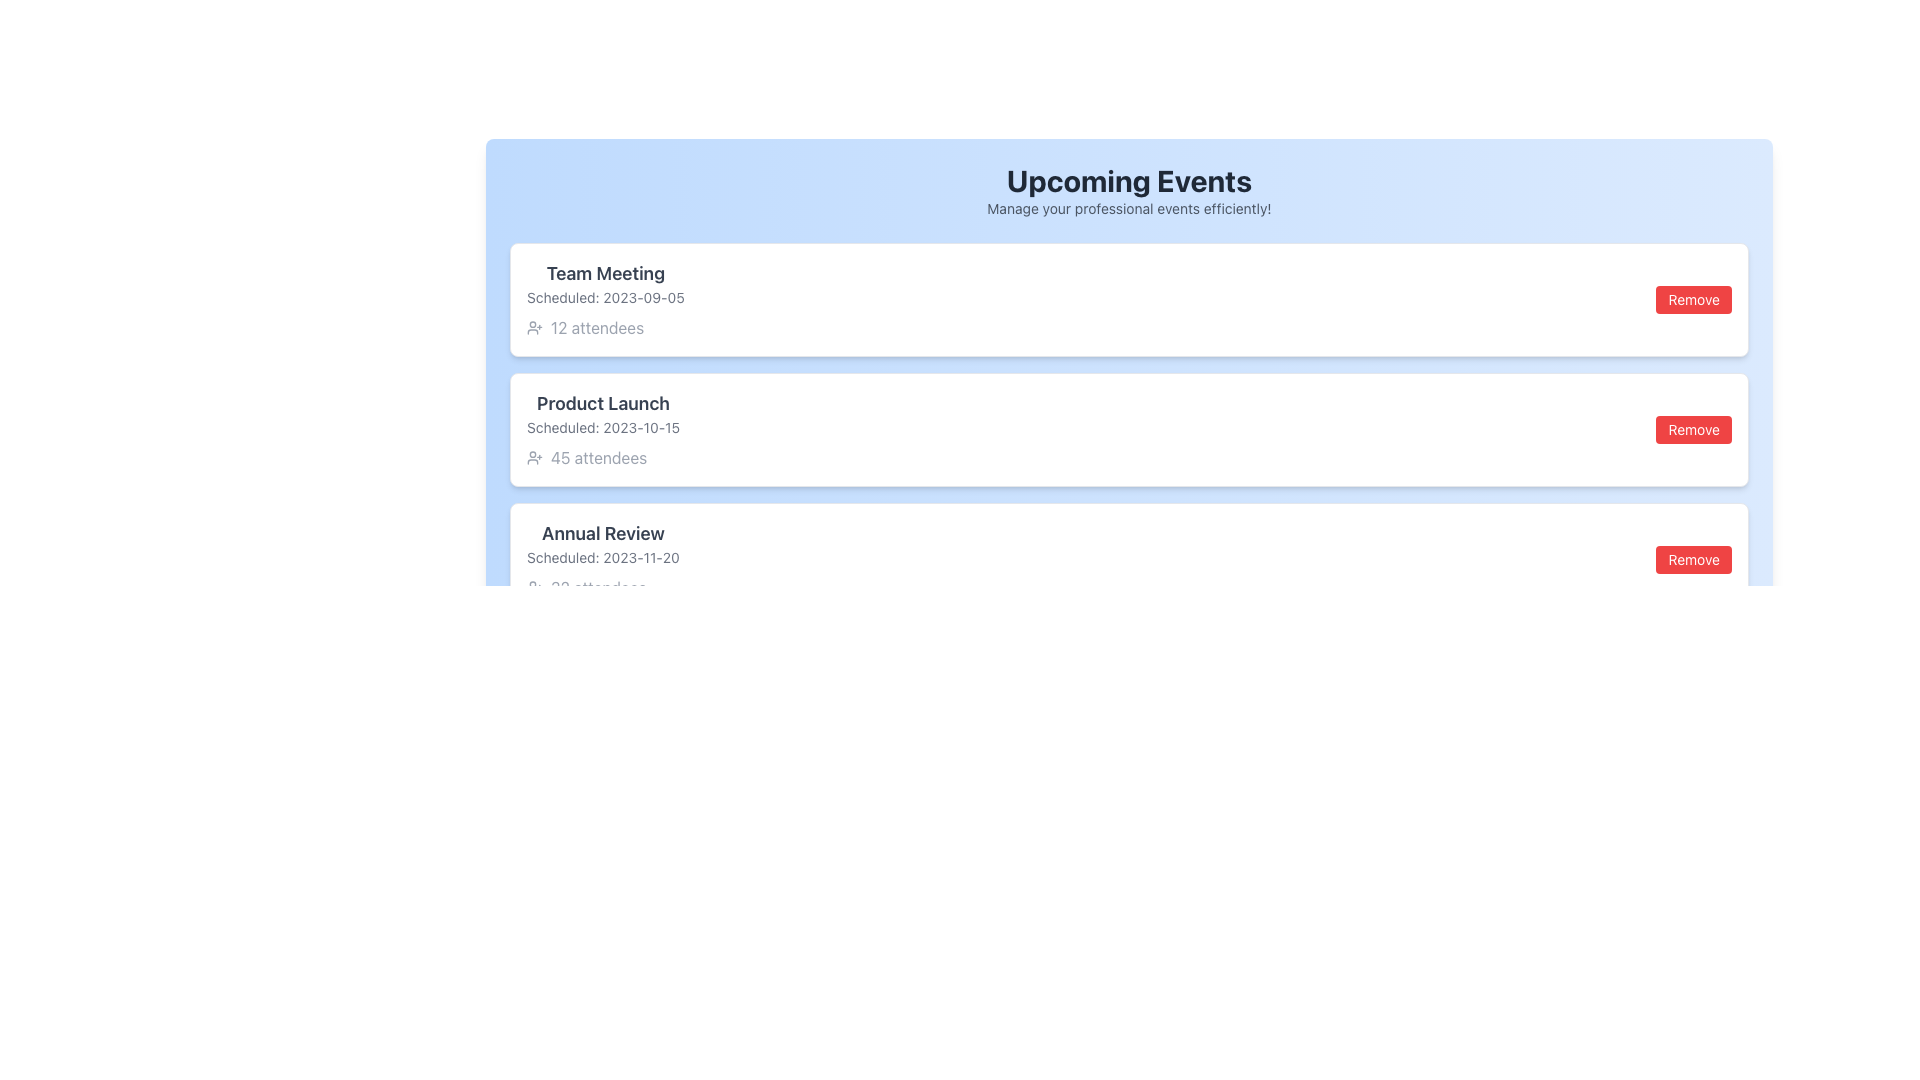  I want to click on the Informational Text Block that provides details about the 'Product Launch' event, located between 'Team Meeting' and 'Annual Review', so click(602, 428).